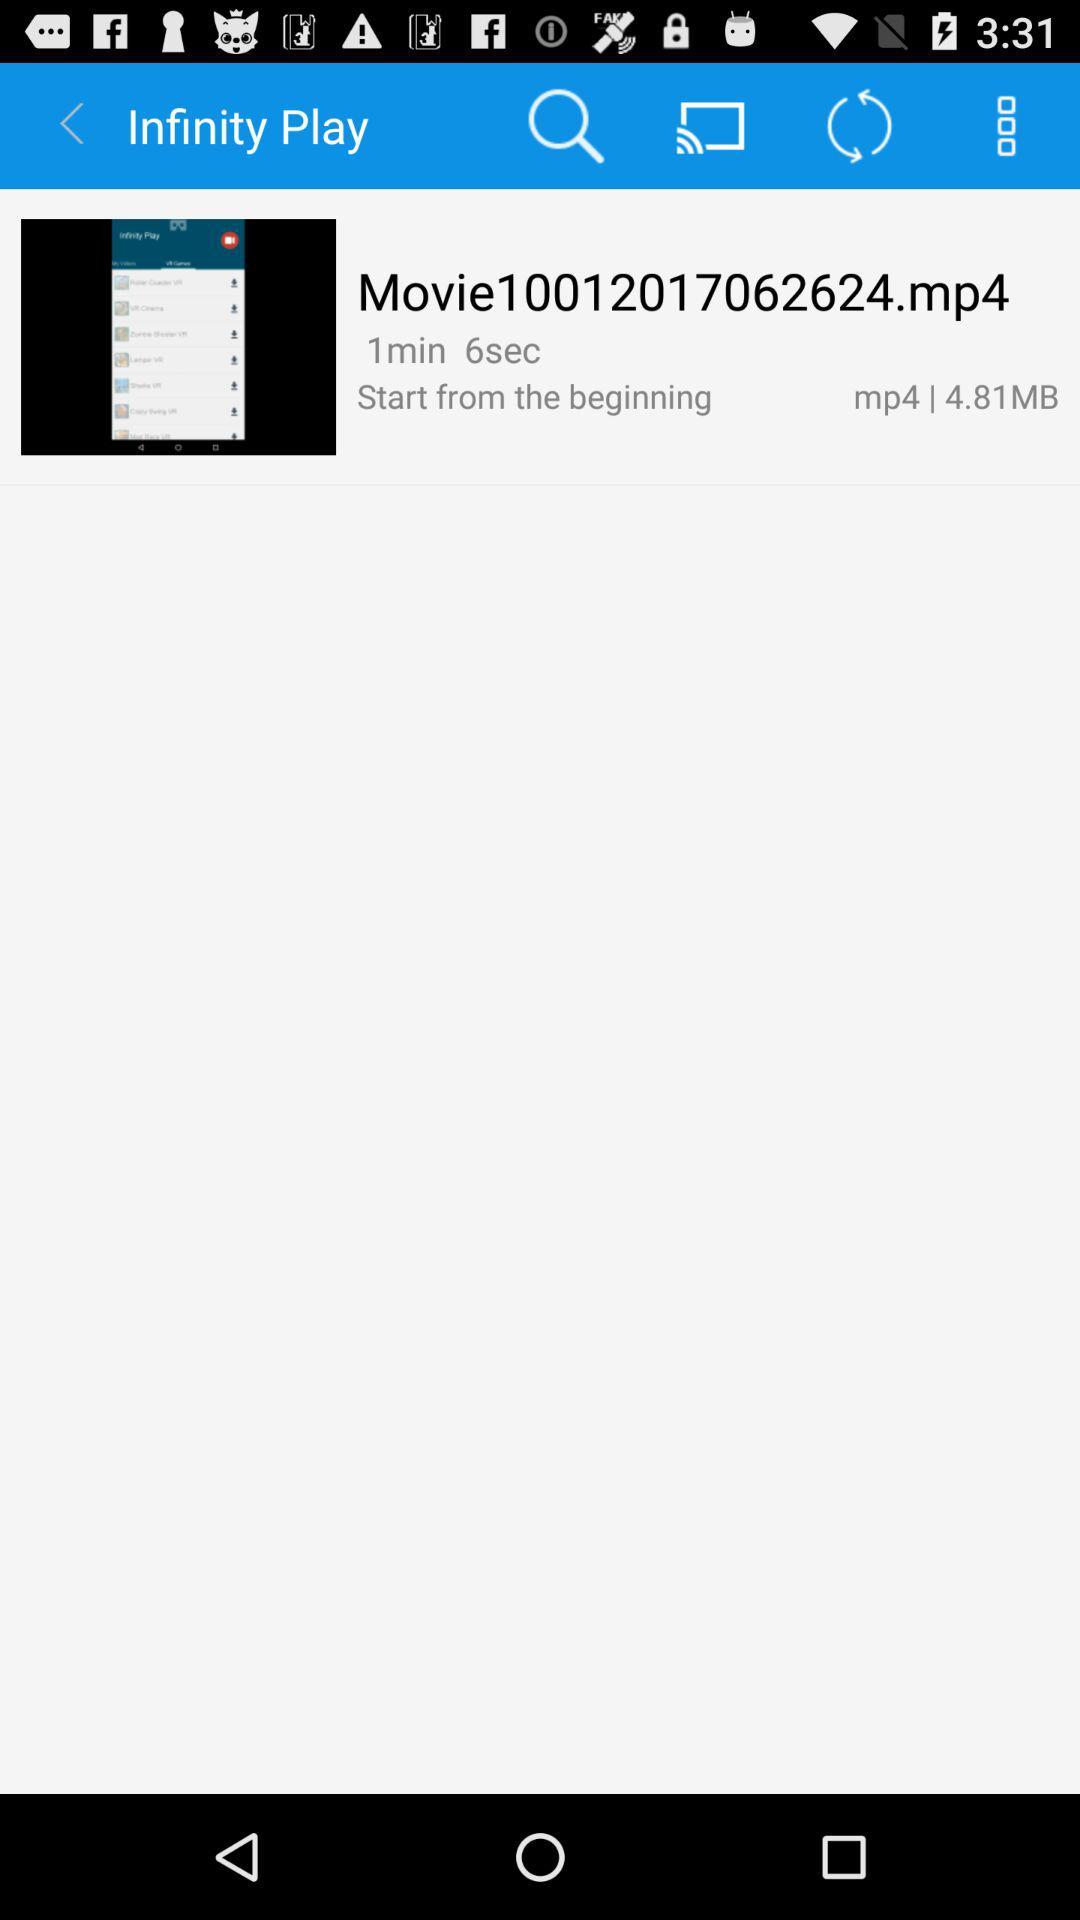 This screenshot has height=1920, width=1080. Describe the element at coordinates (593, 395) in the screenshot. I see `the item to the left of the mp4 | 4.81mb` at that location.